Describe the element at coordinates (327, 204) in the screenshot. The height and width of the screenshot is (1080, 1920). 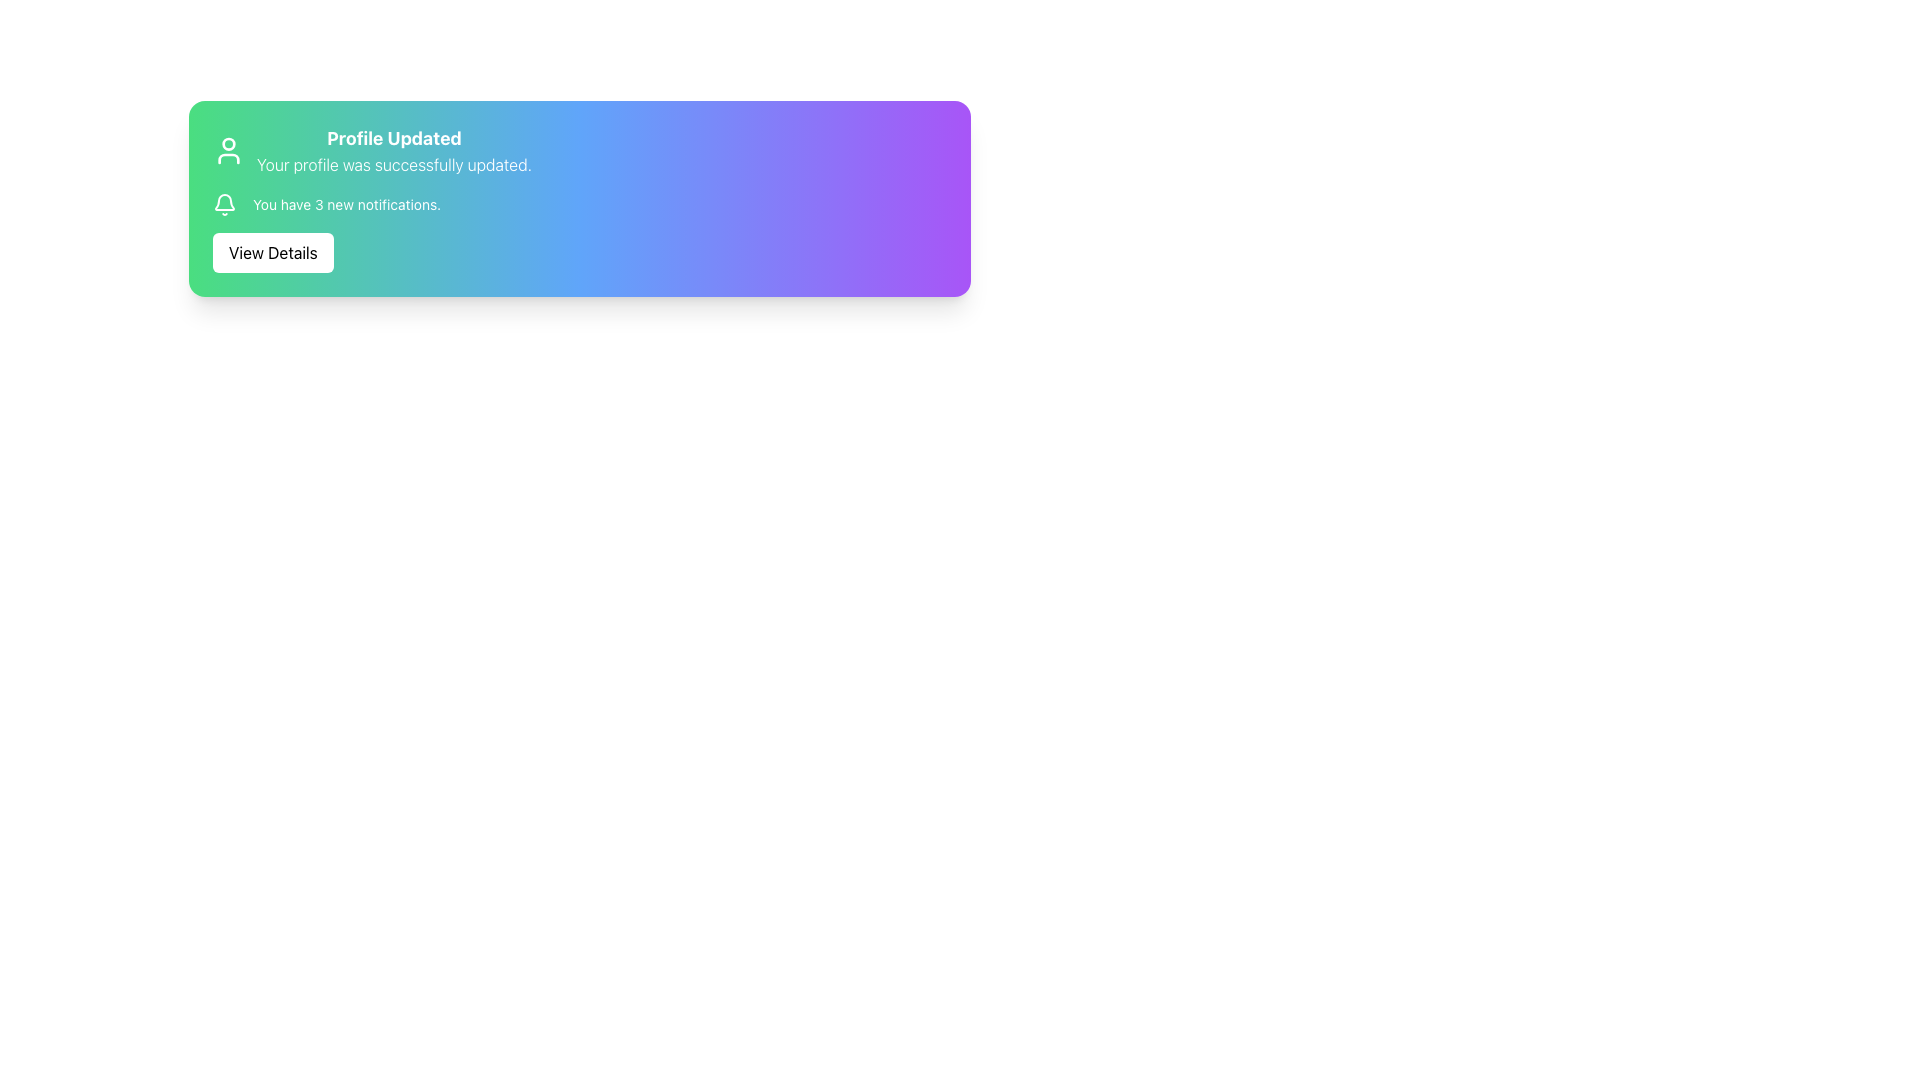
I see `the Notification indicator that displays a bell icon and the text 'You have 3 new notifications.' which is located beneath the 'Your profile was successfully updated.' text and above the 'View Details' button` at that location.